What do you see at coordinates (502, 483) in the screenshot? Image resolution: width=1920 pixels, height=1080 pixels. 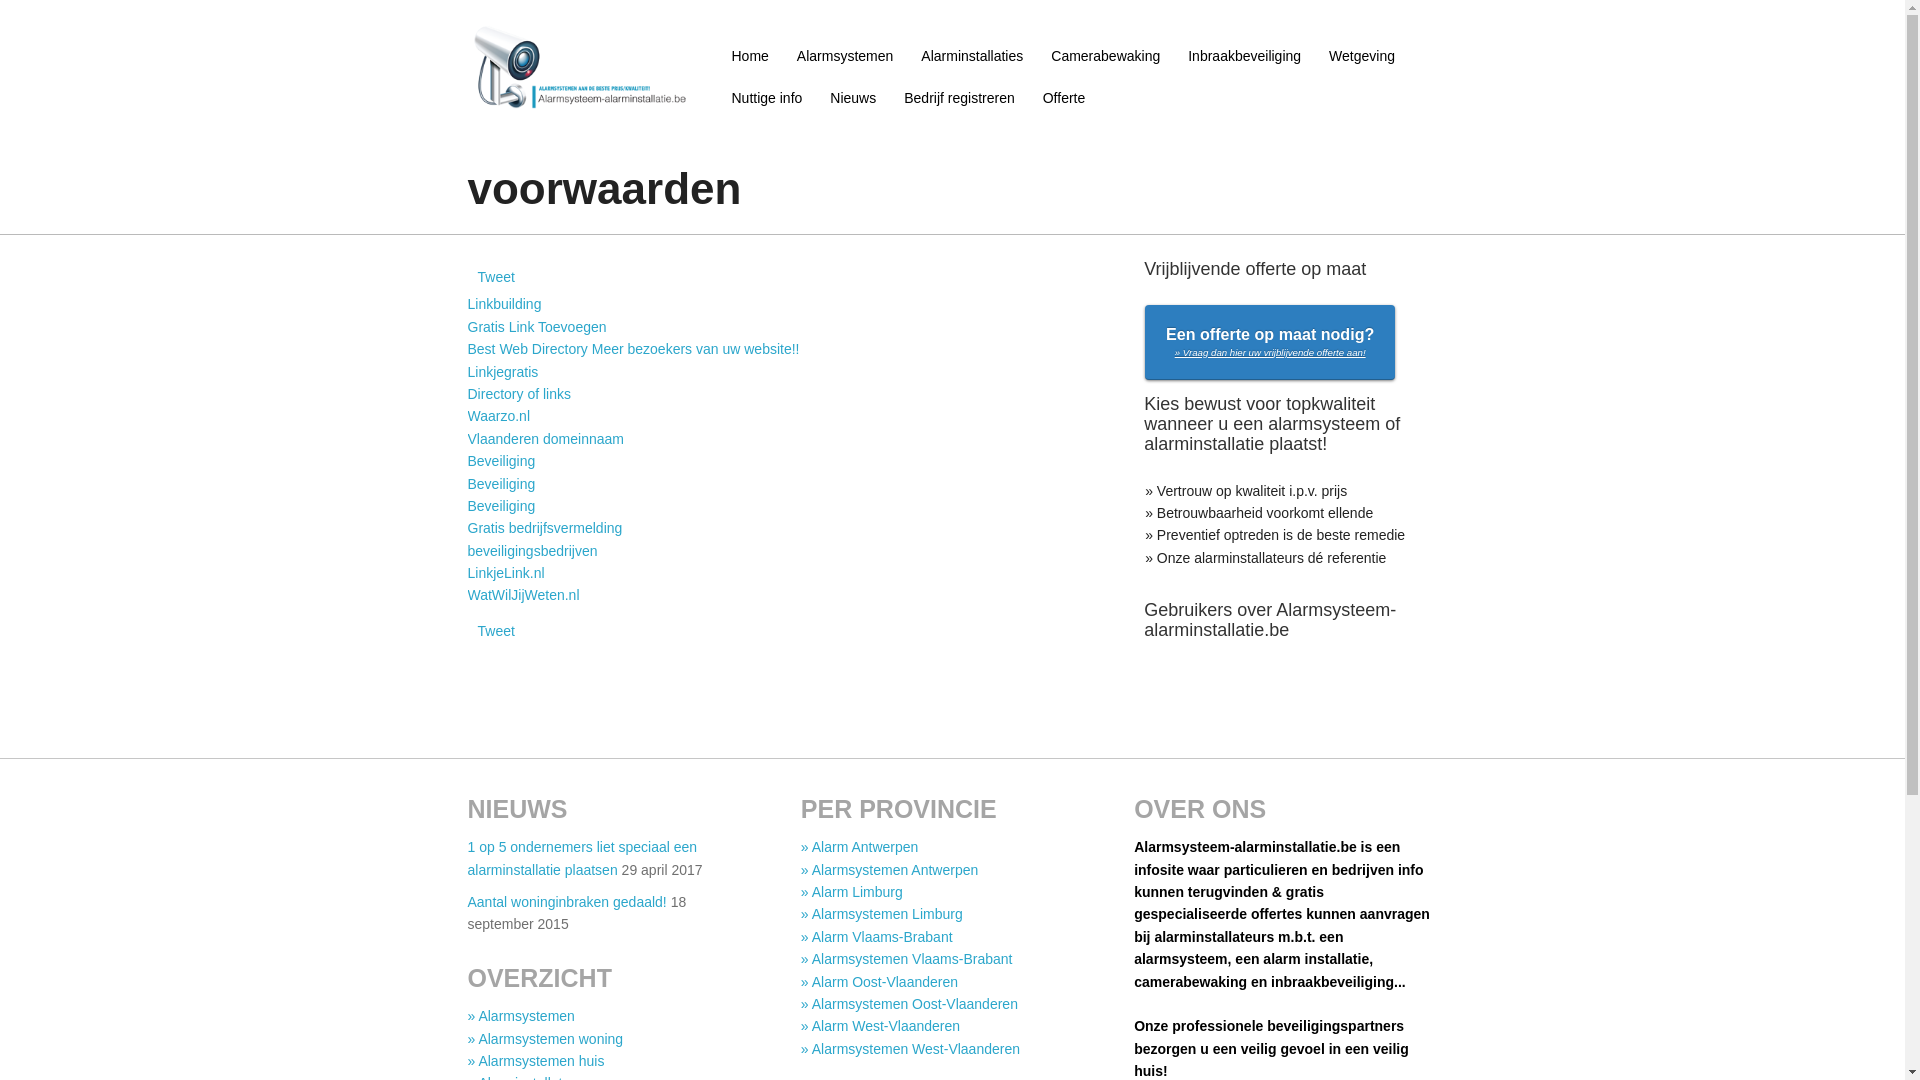 I see `'Beveiliging'` at bounding box center [502, 483].